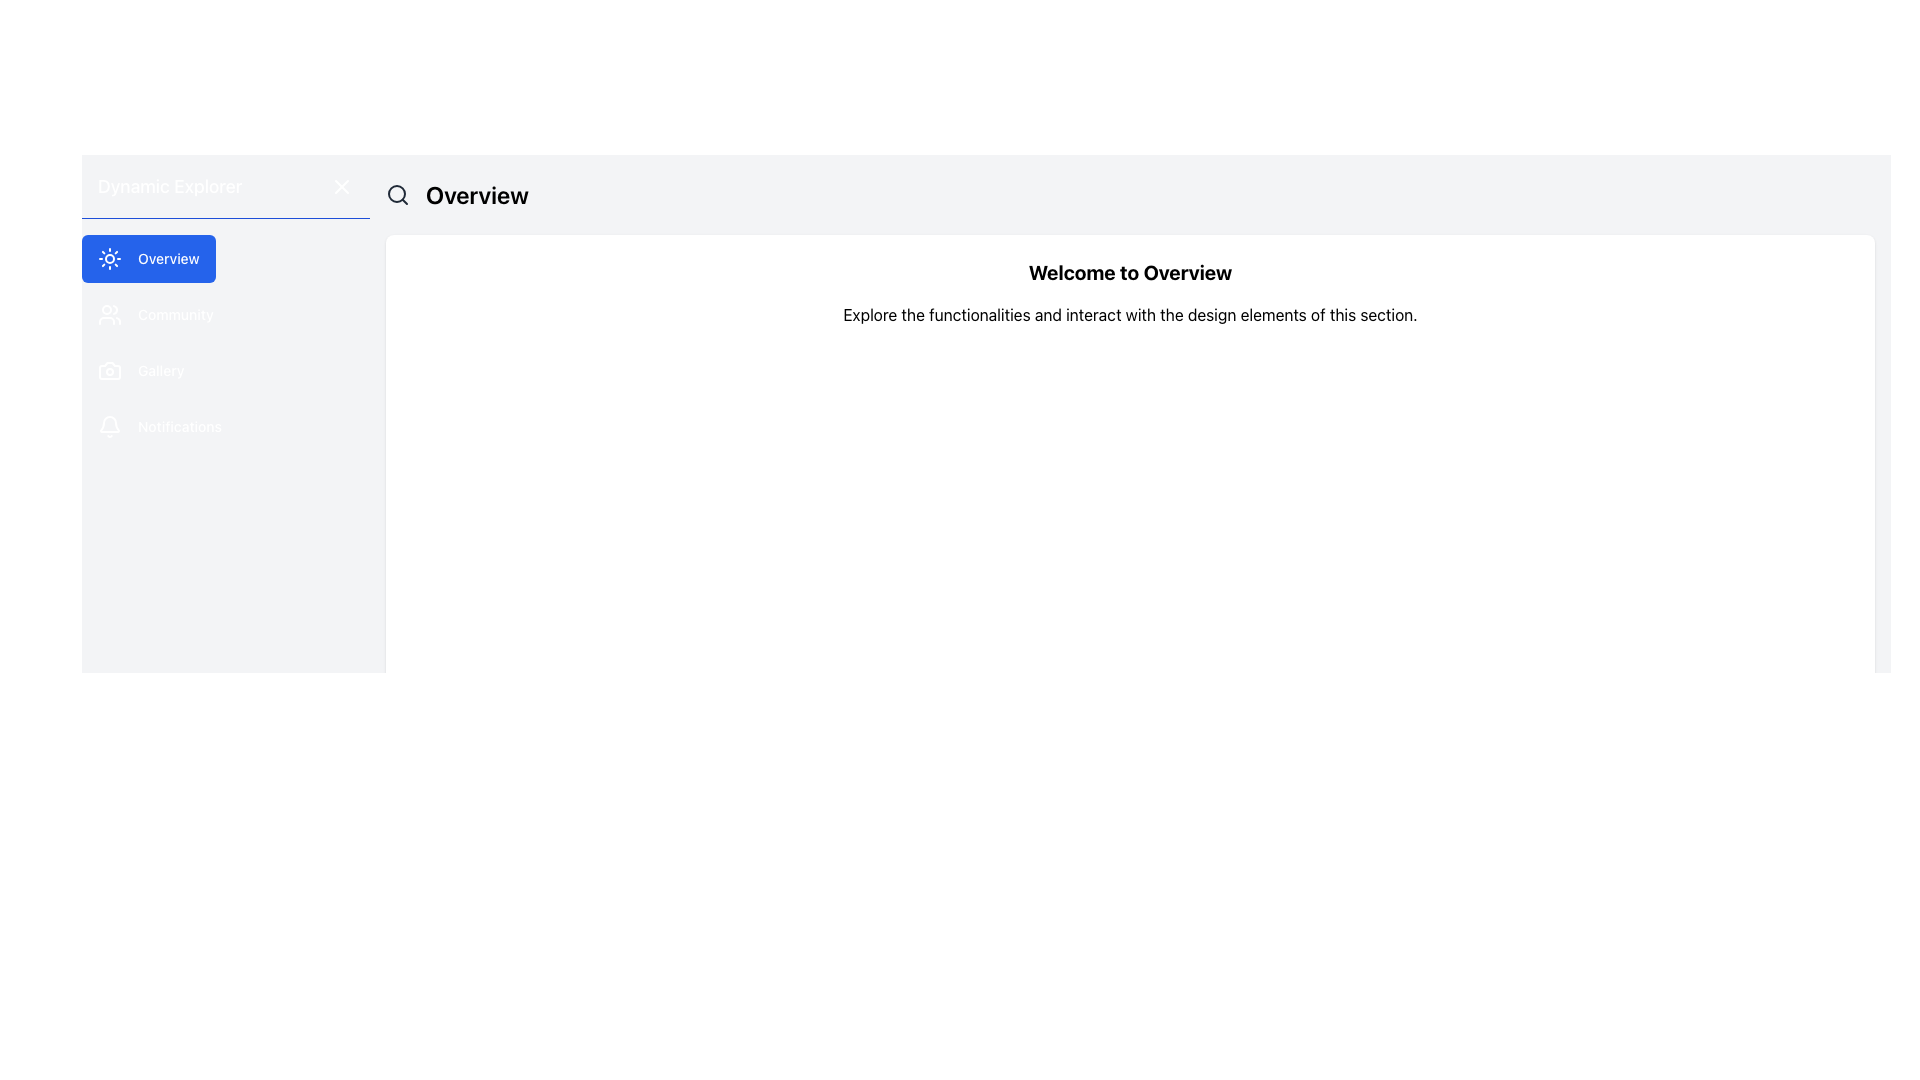 Image resolution: width=1920 pixels, height=1080 pixels. Describe the element at coordinates (109, 370) in the screenshot. I see `the small camera icon located to the left of the text label 'Gallery' in the second option of the vertical navigation menu` at that location.